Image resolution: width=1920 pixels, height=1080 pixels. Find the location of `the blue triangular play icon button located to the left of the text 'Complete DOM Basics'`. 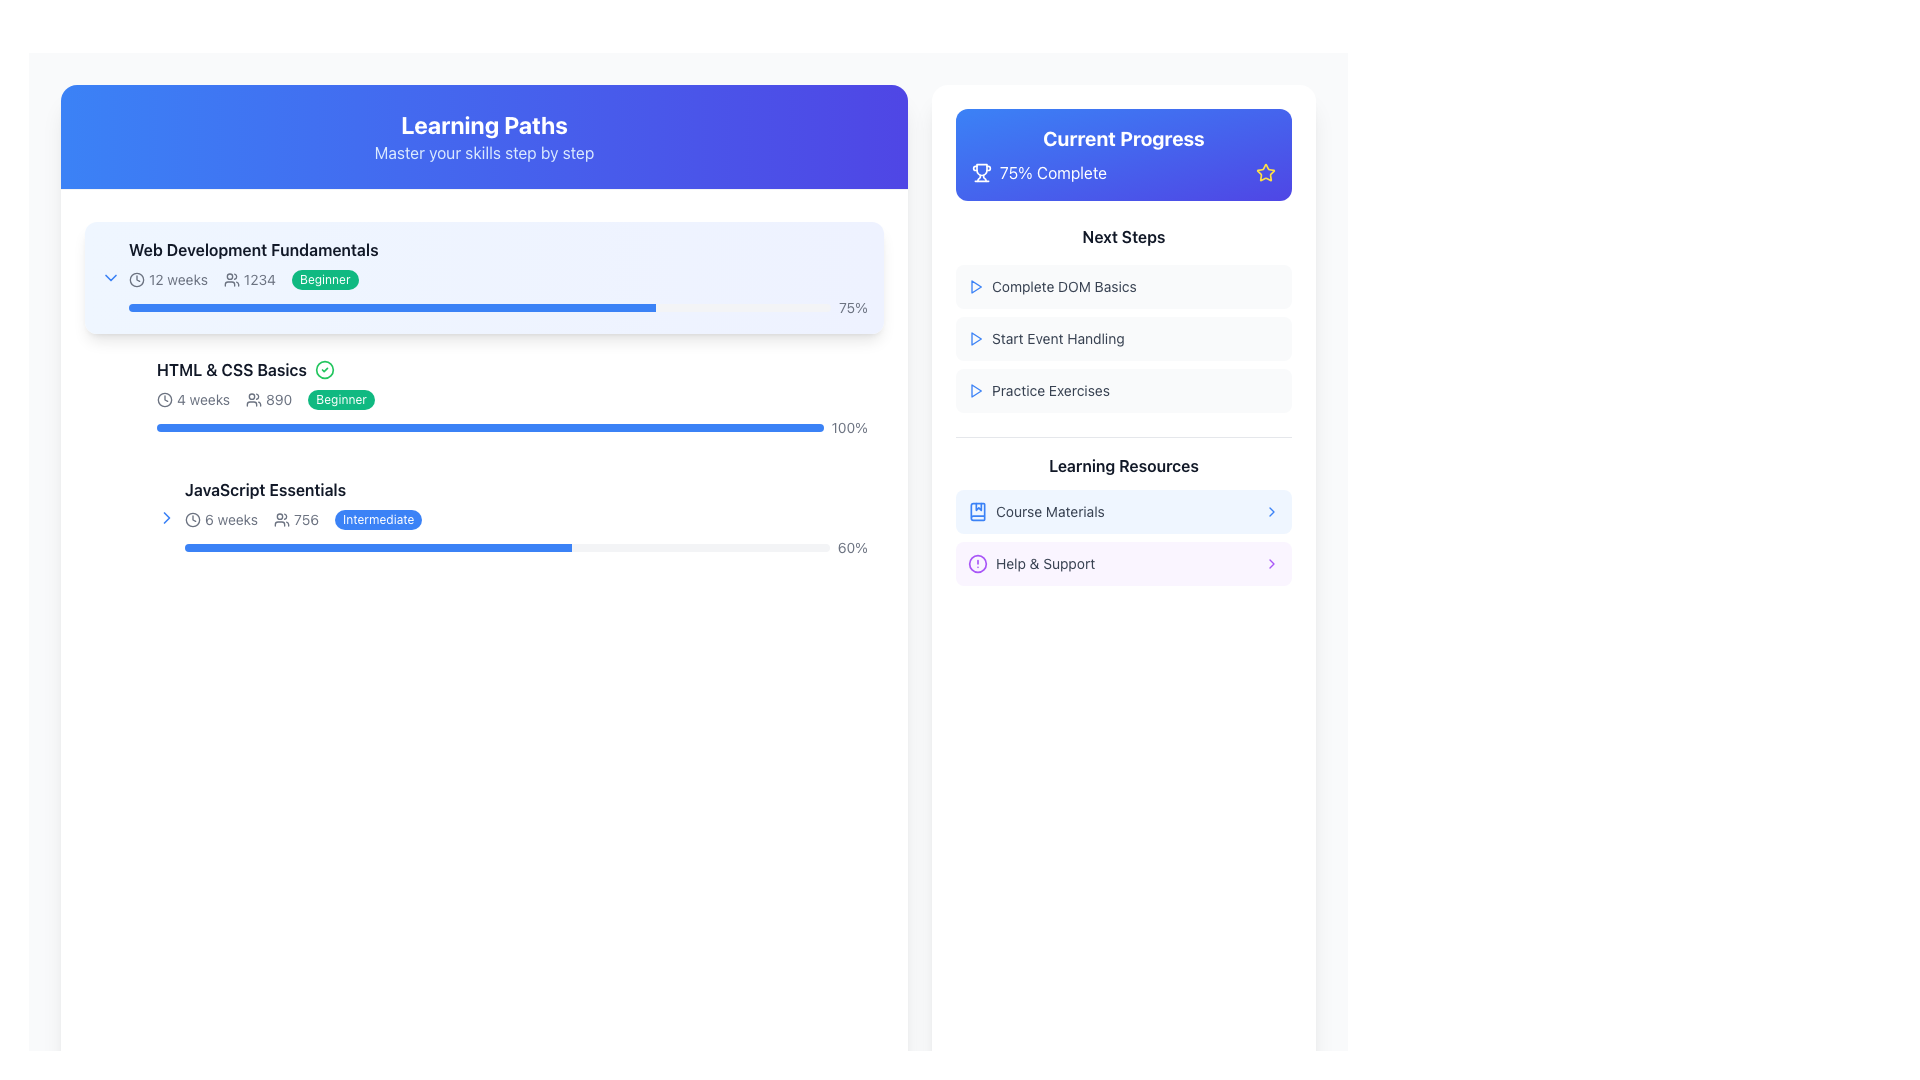

the blue triangular play icon button located to the left of the text 'Complete DOM Basics' is located at coordinates (975, 286).